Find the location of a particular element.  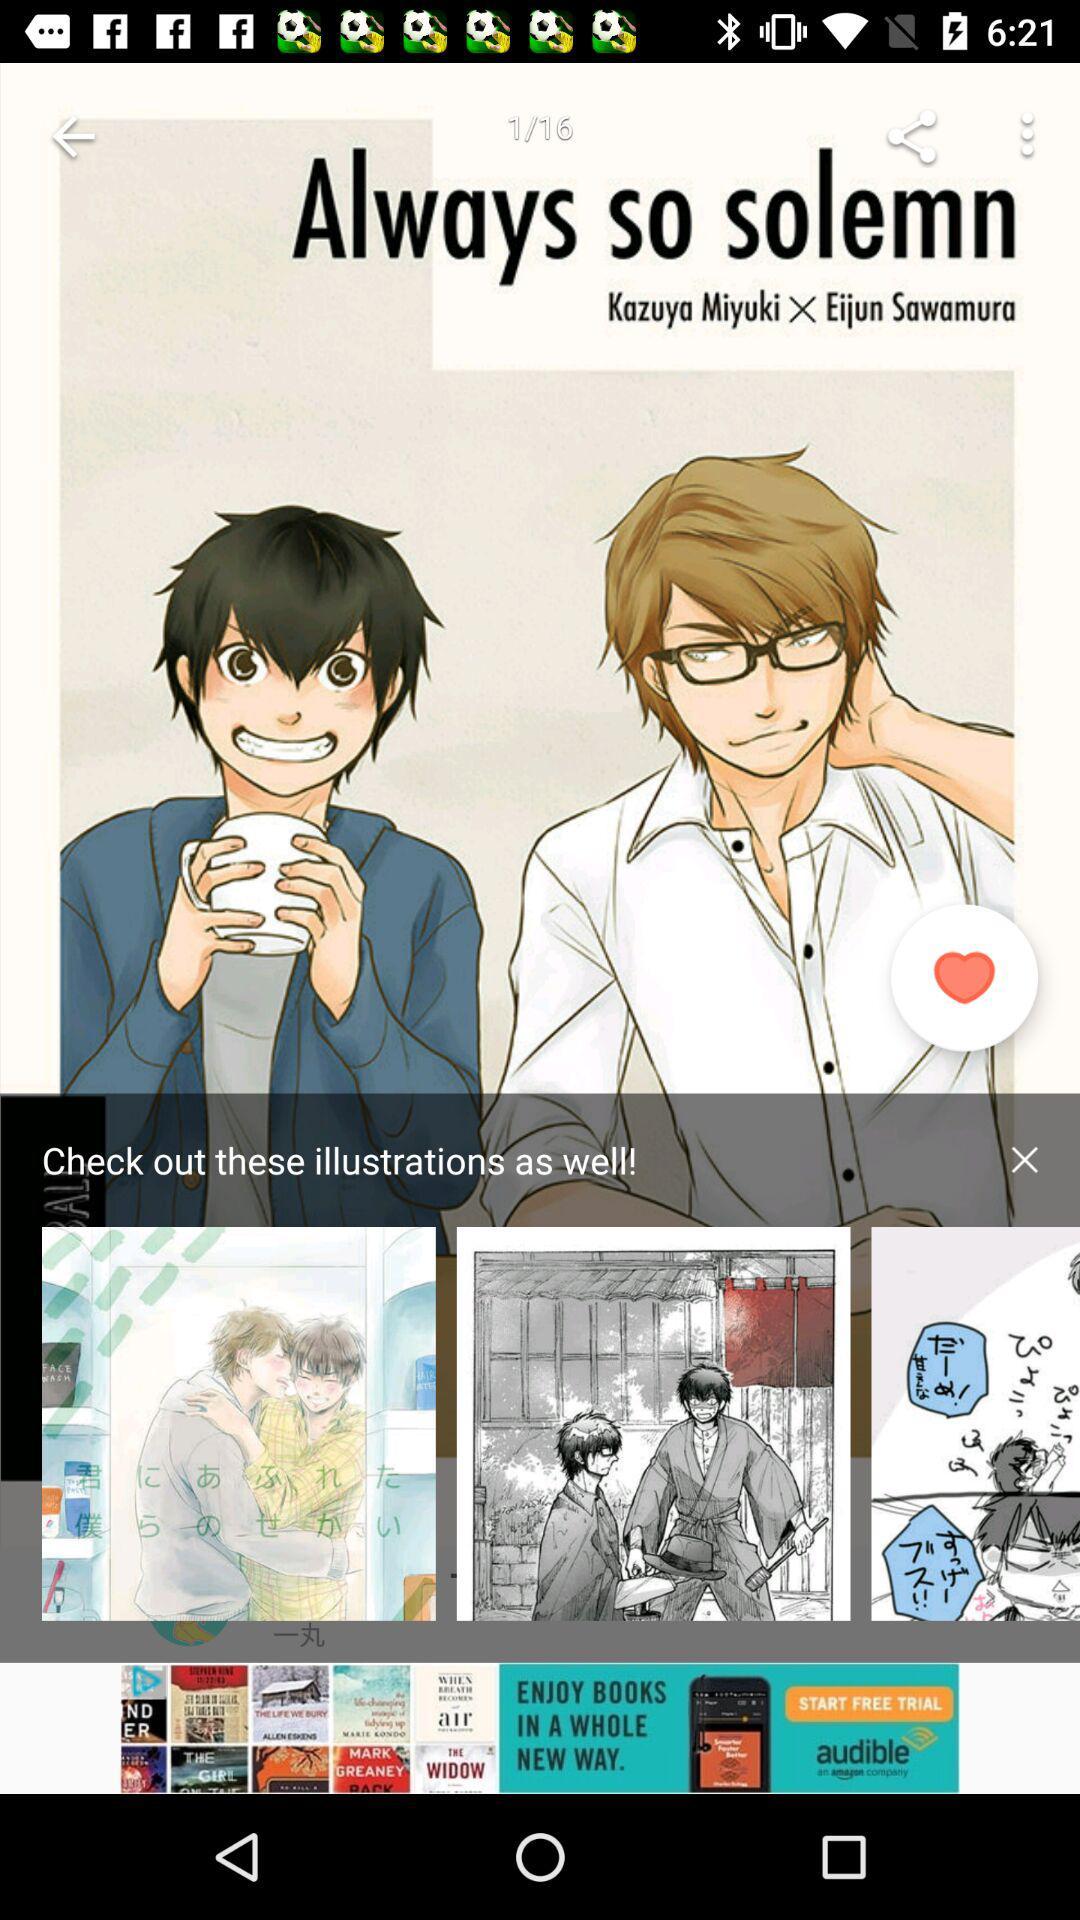

the close icon is located at coordinates (1024, 1159).